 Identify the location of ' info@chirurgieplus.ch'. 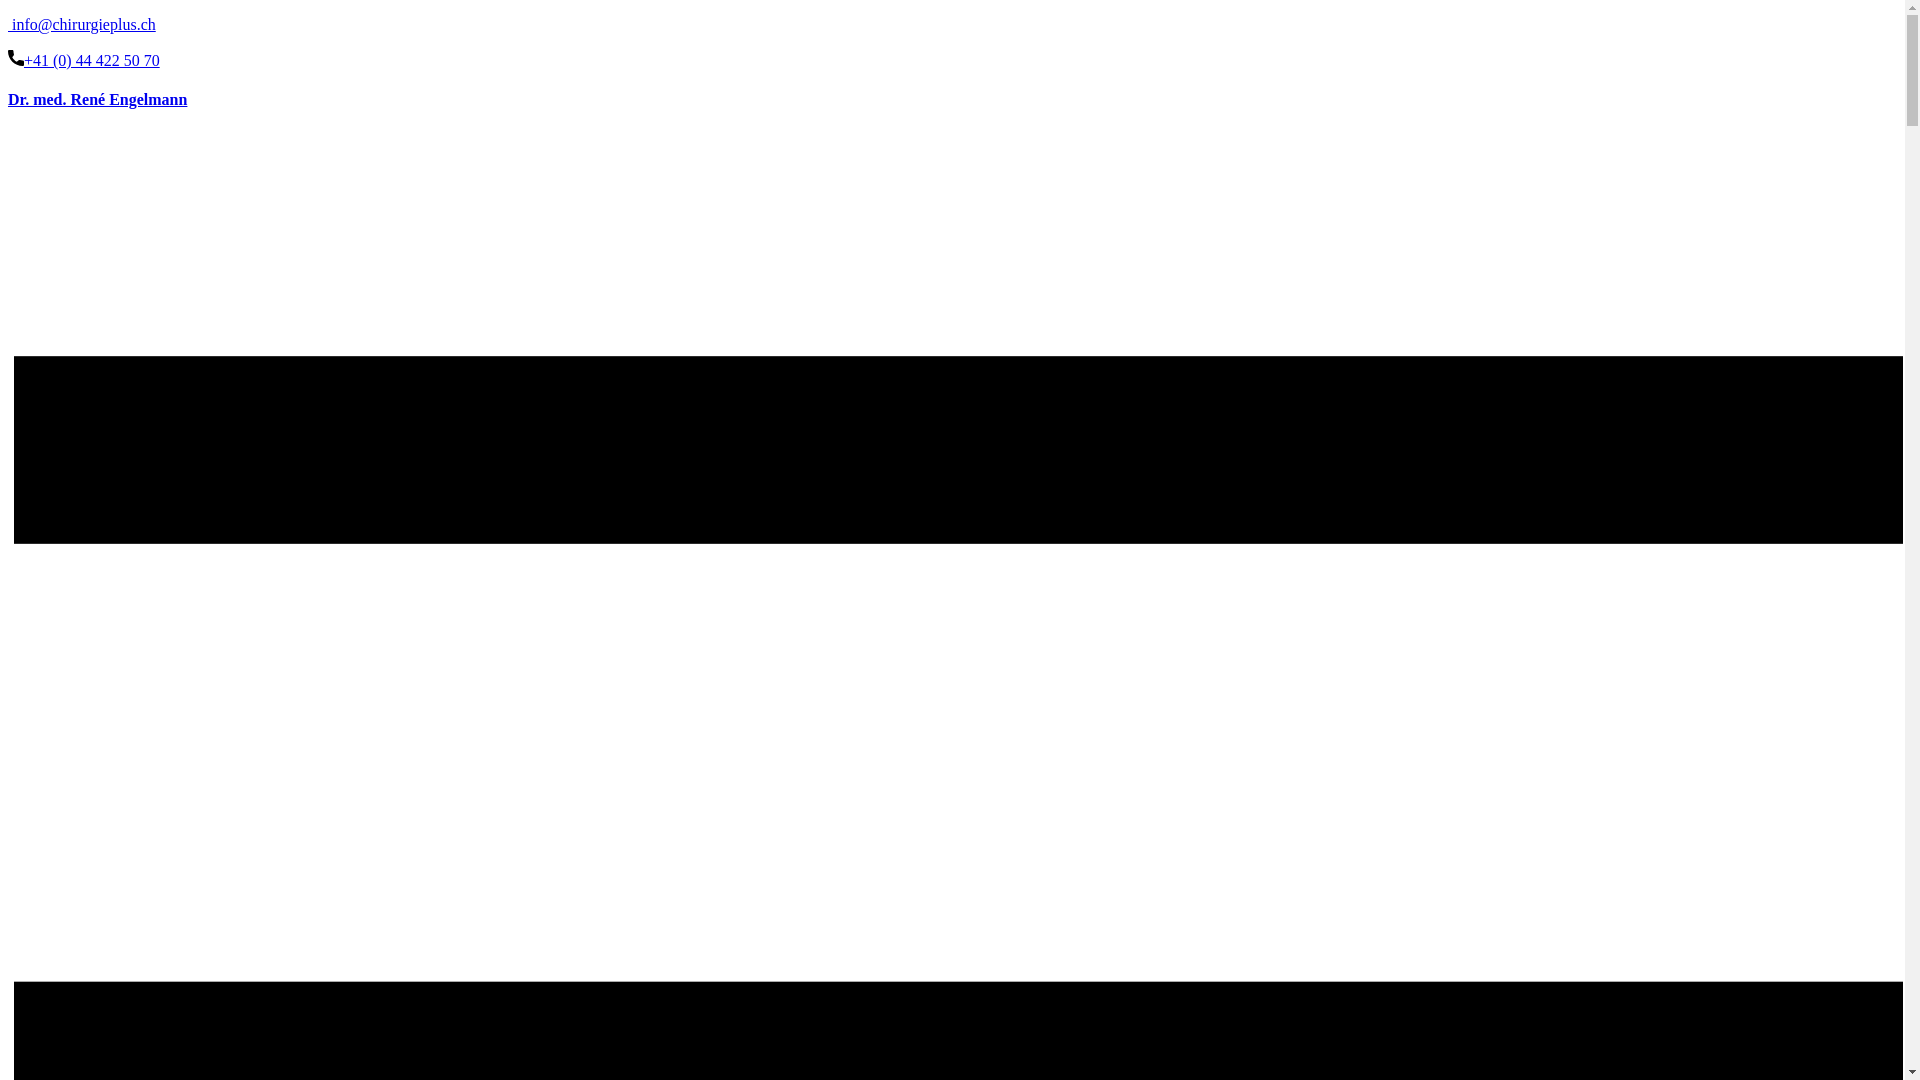
(8, 24).